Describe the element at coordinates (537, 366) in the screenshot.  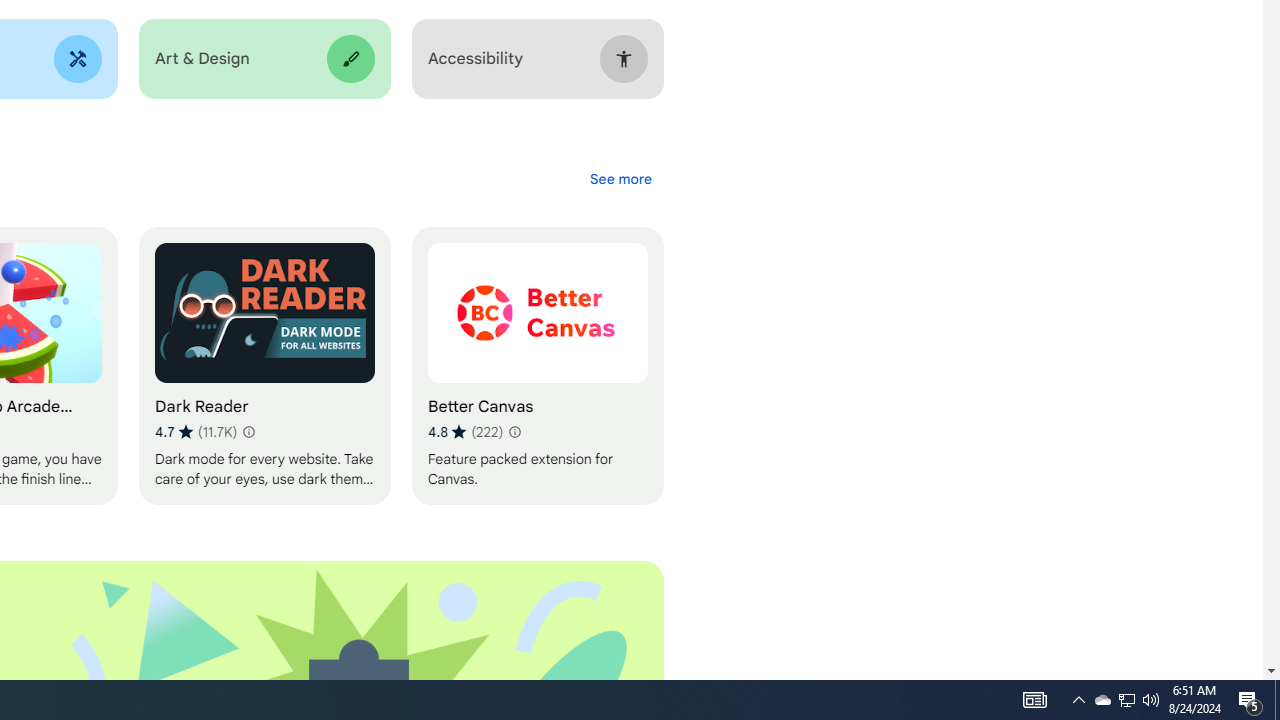
I see `'Better Canvas'` at that location.